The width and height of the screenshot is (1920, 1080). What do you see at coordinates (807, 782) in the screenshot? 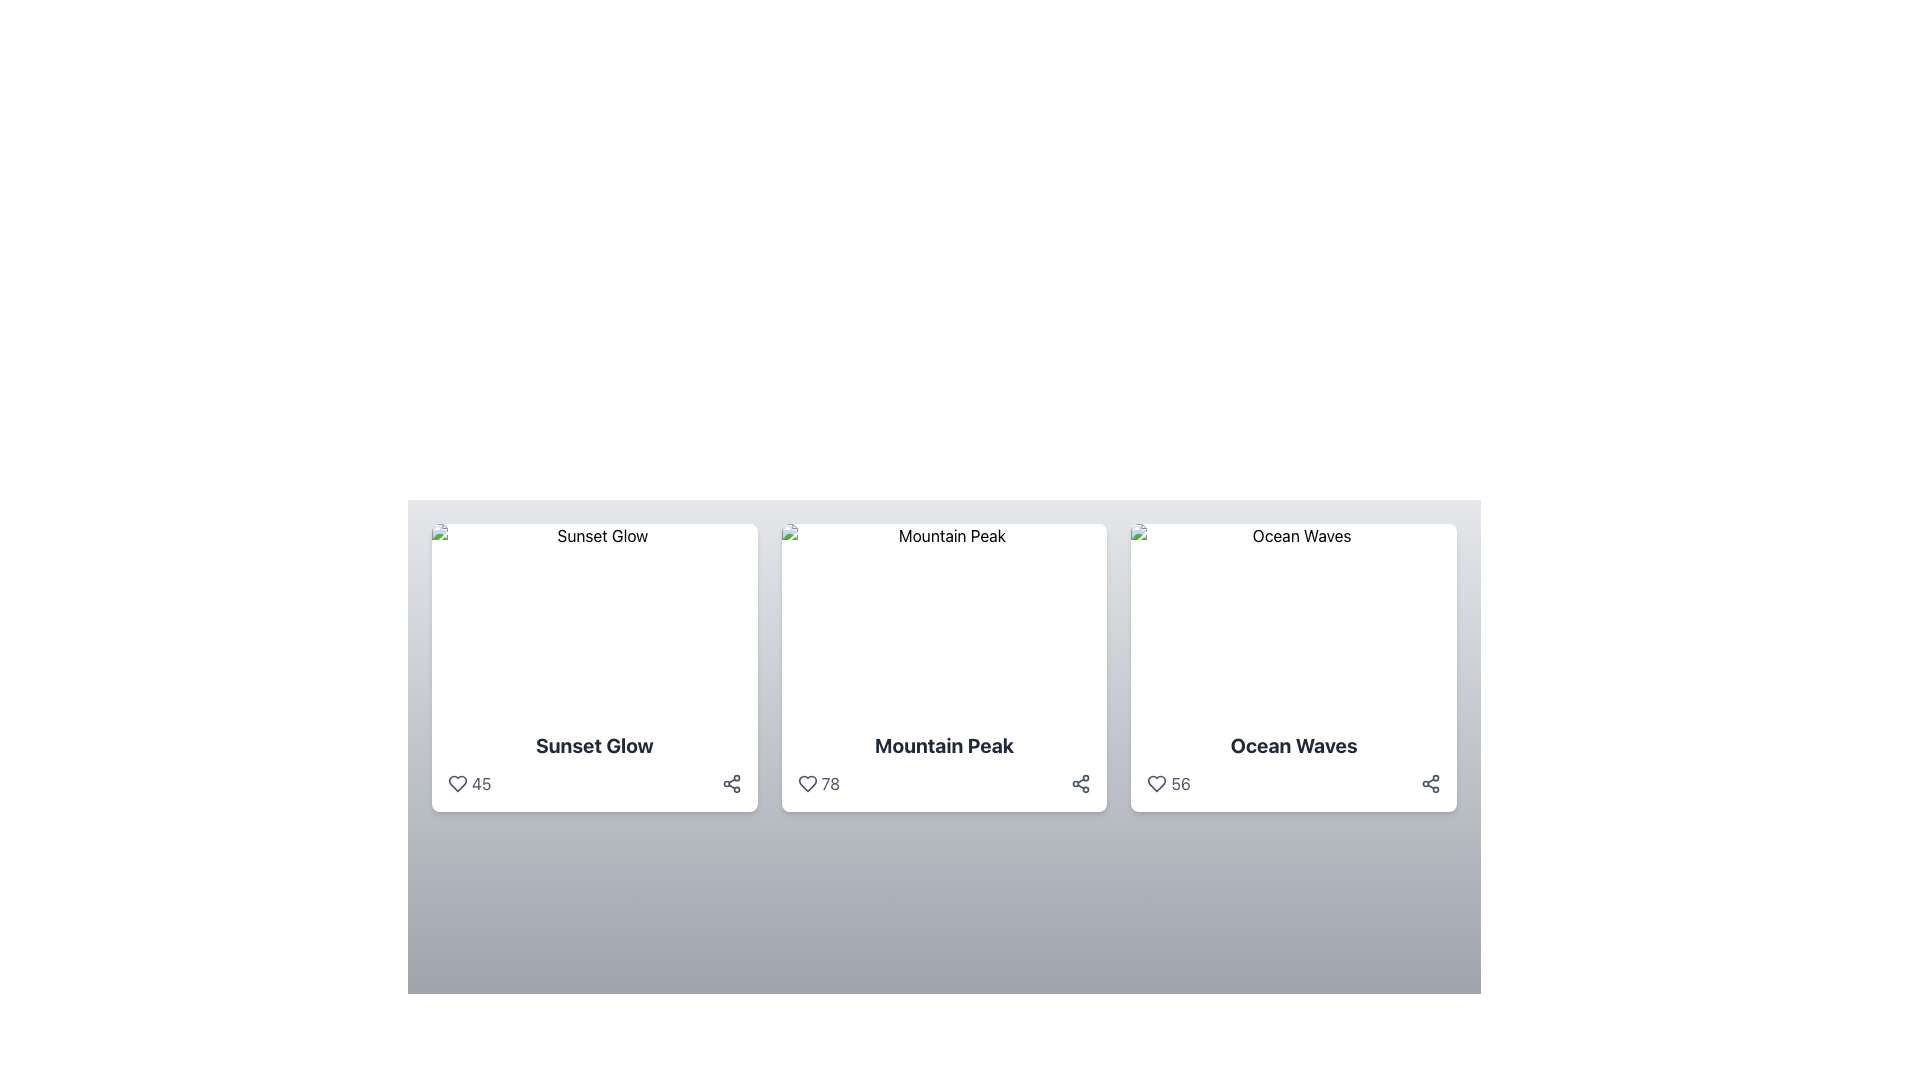
I see `the heart icon to indicate interest in liking the 'Mountain Peak' item, which is located to the left of the '78' like count text` at bounding box center [807, 782].